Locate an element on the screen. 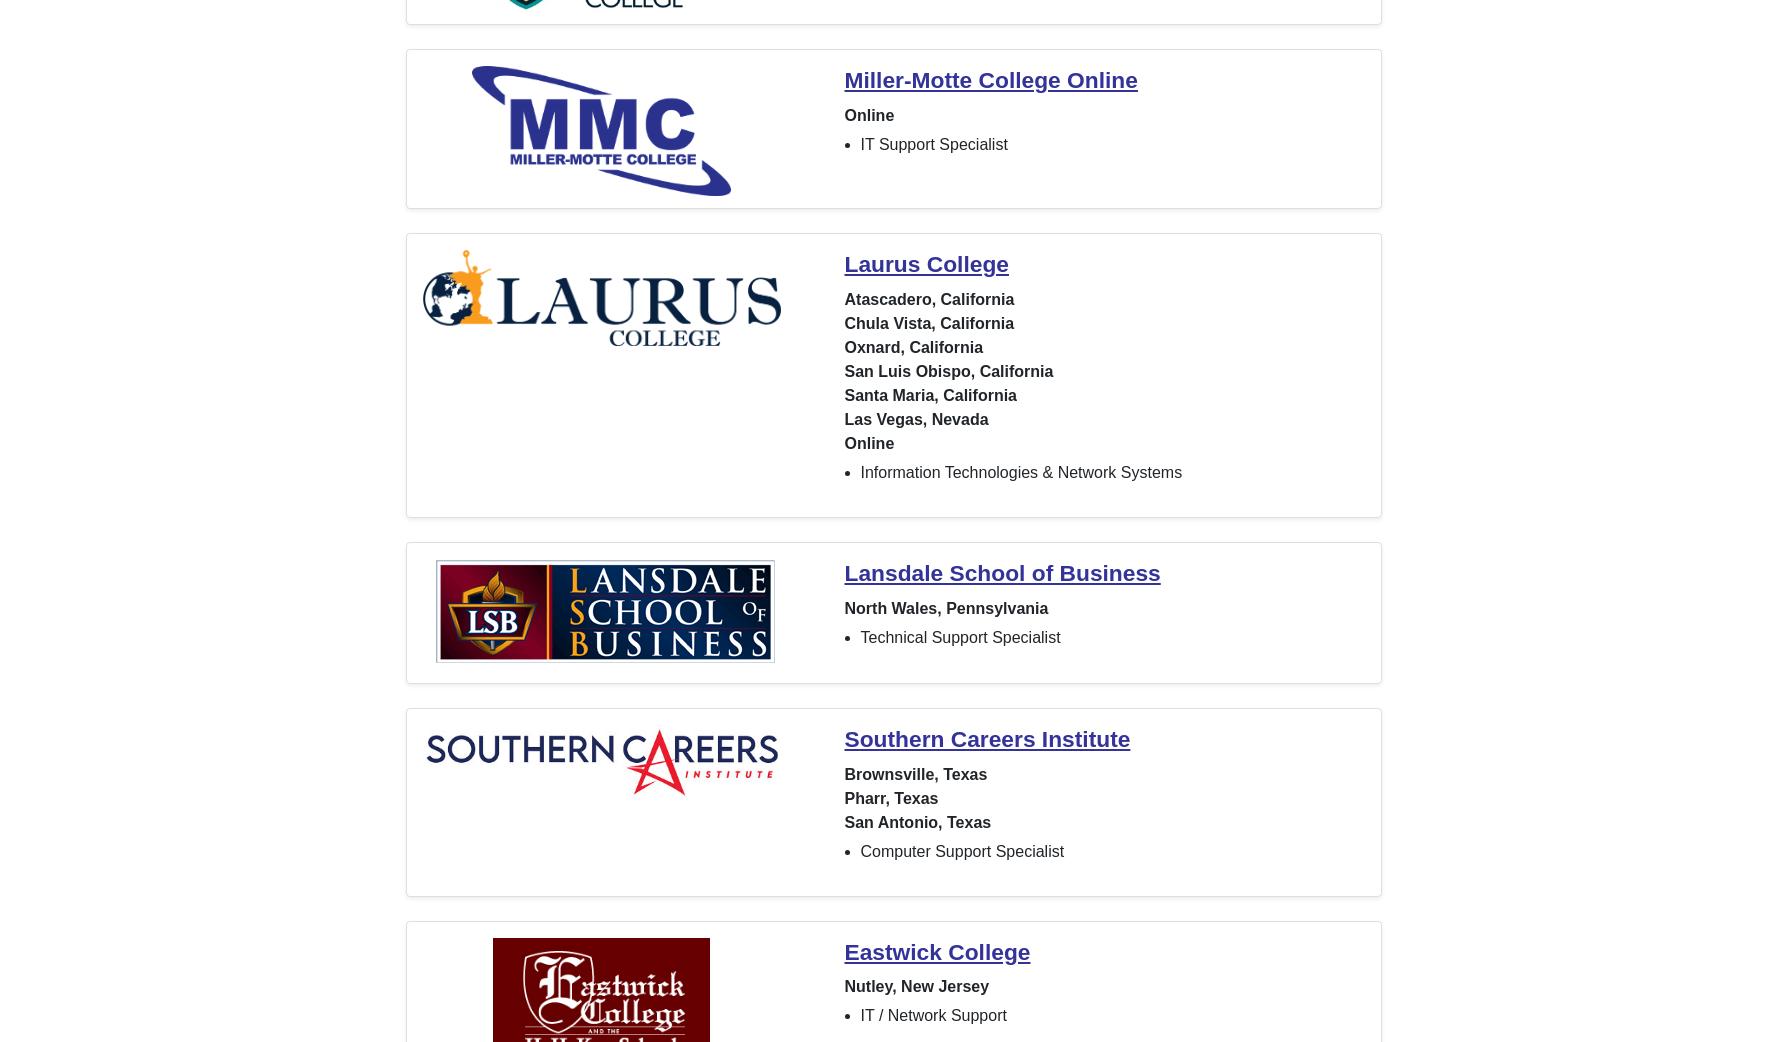 The width and height of the screenshot is (1788, 1042). 'IT / Network Support' is located at coordinates (932, 1015).